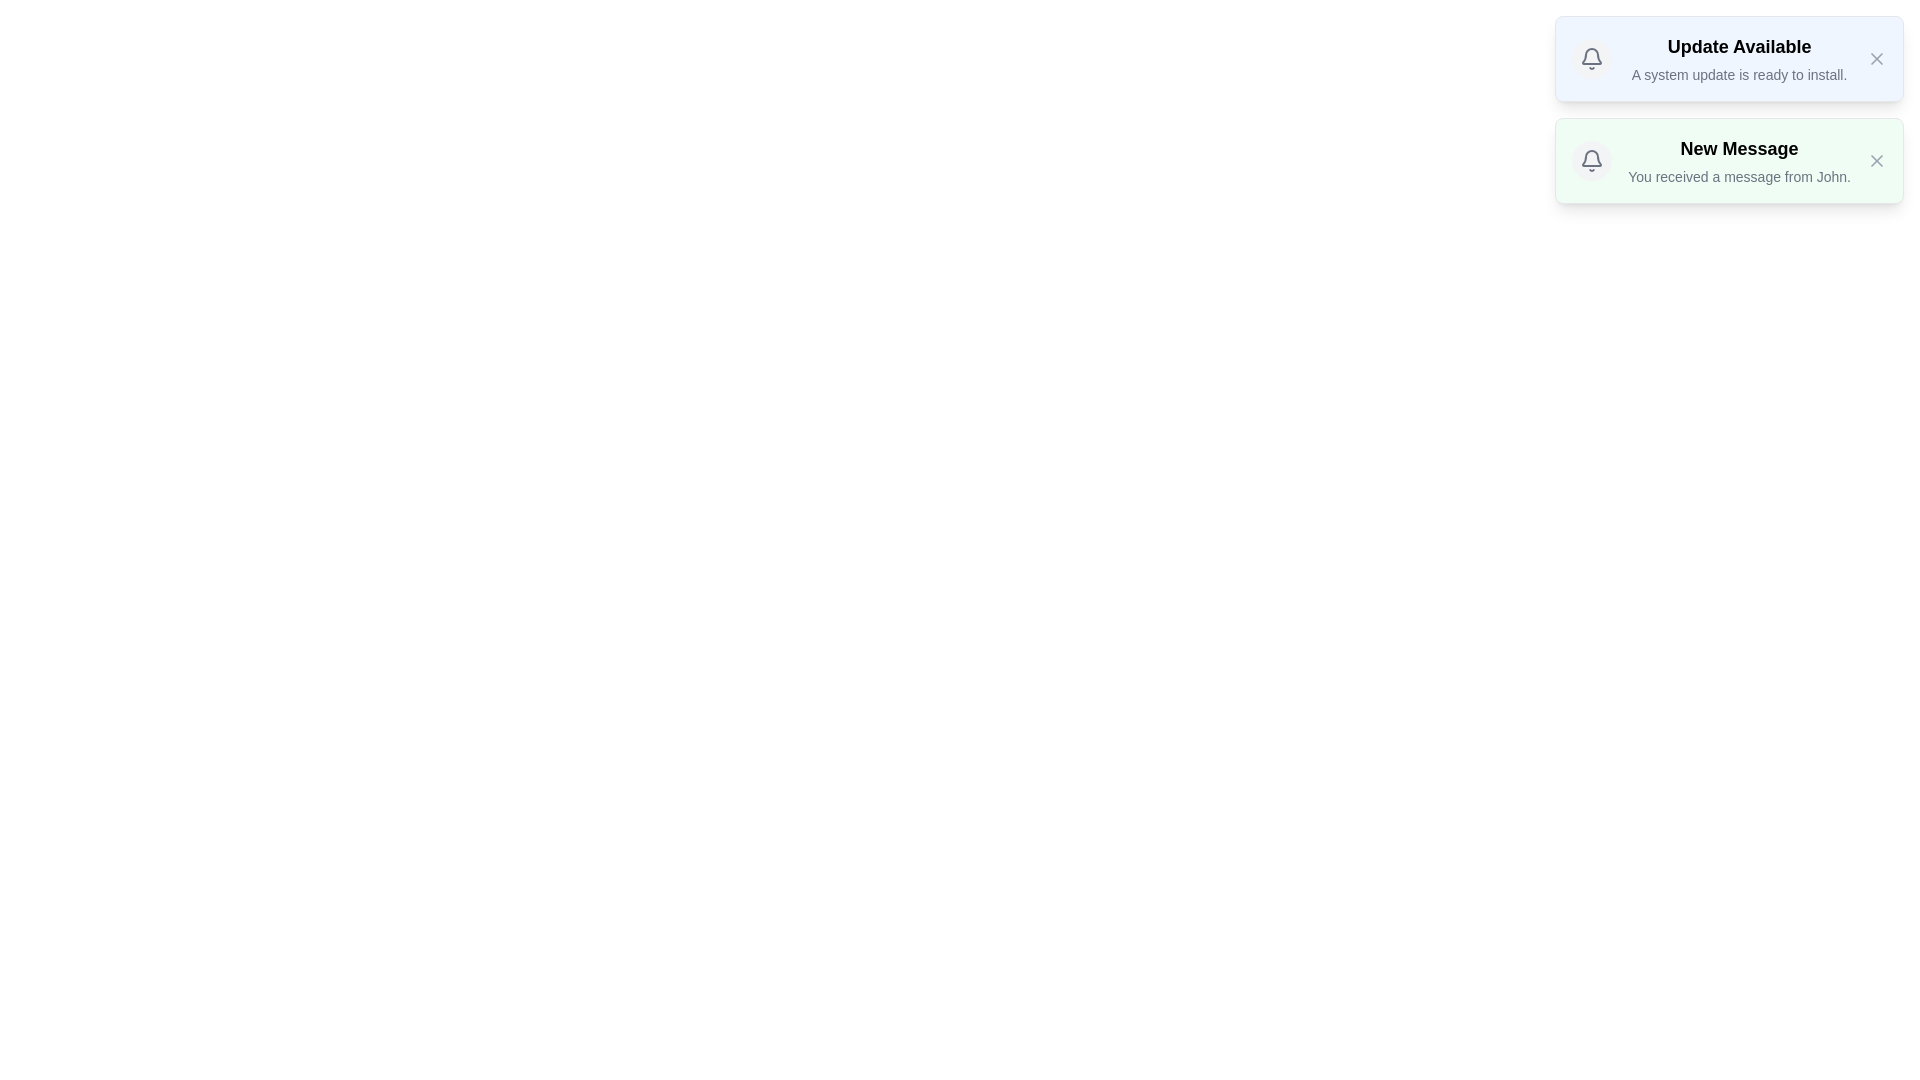  Describe the element at coordinates (1737, 57) in the screenshot. I see `the notification text area to read its details` at that location.